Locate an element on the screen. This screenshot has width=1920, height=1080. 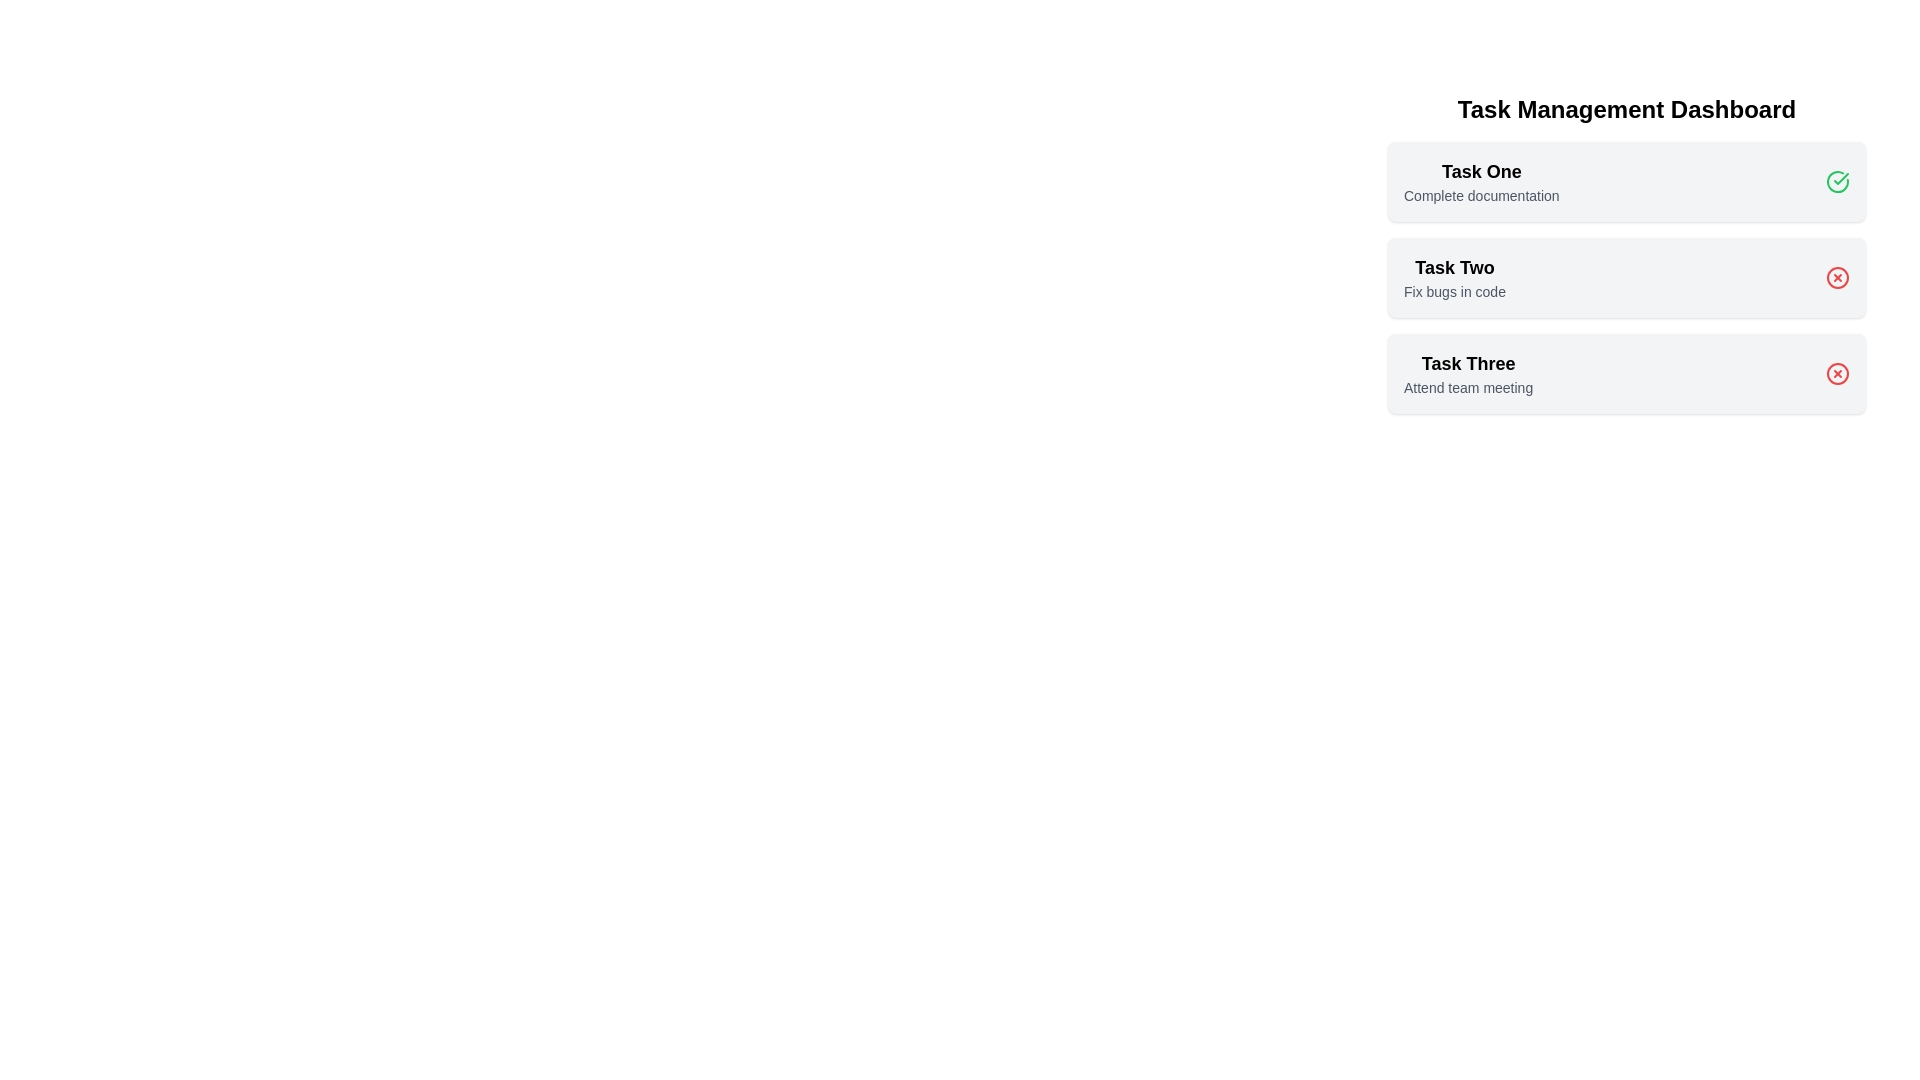
the task item Task Two to open its context menu is located at coordinates (1454, 277).